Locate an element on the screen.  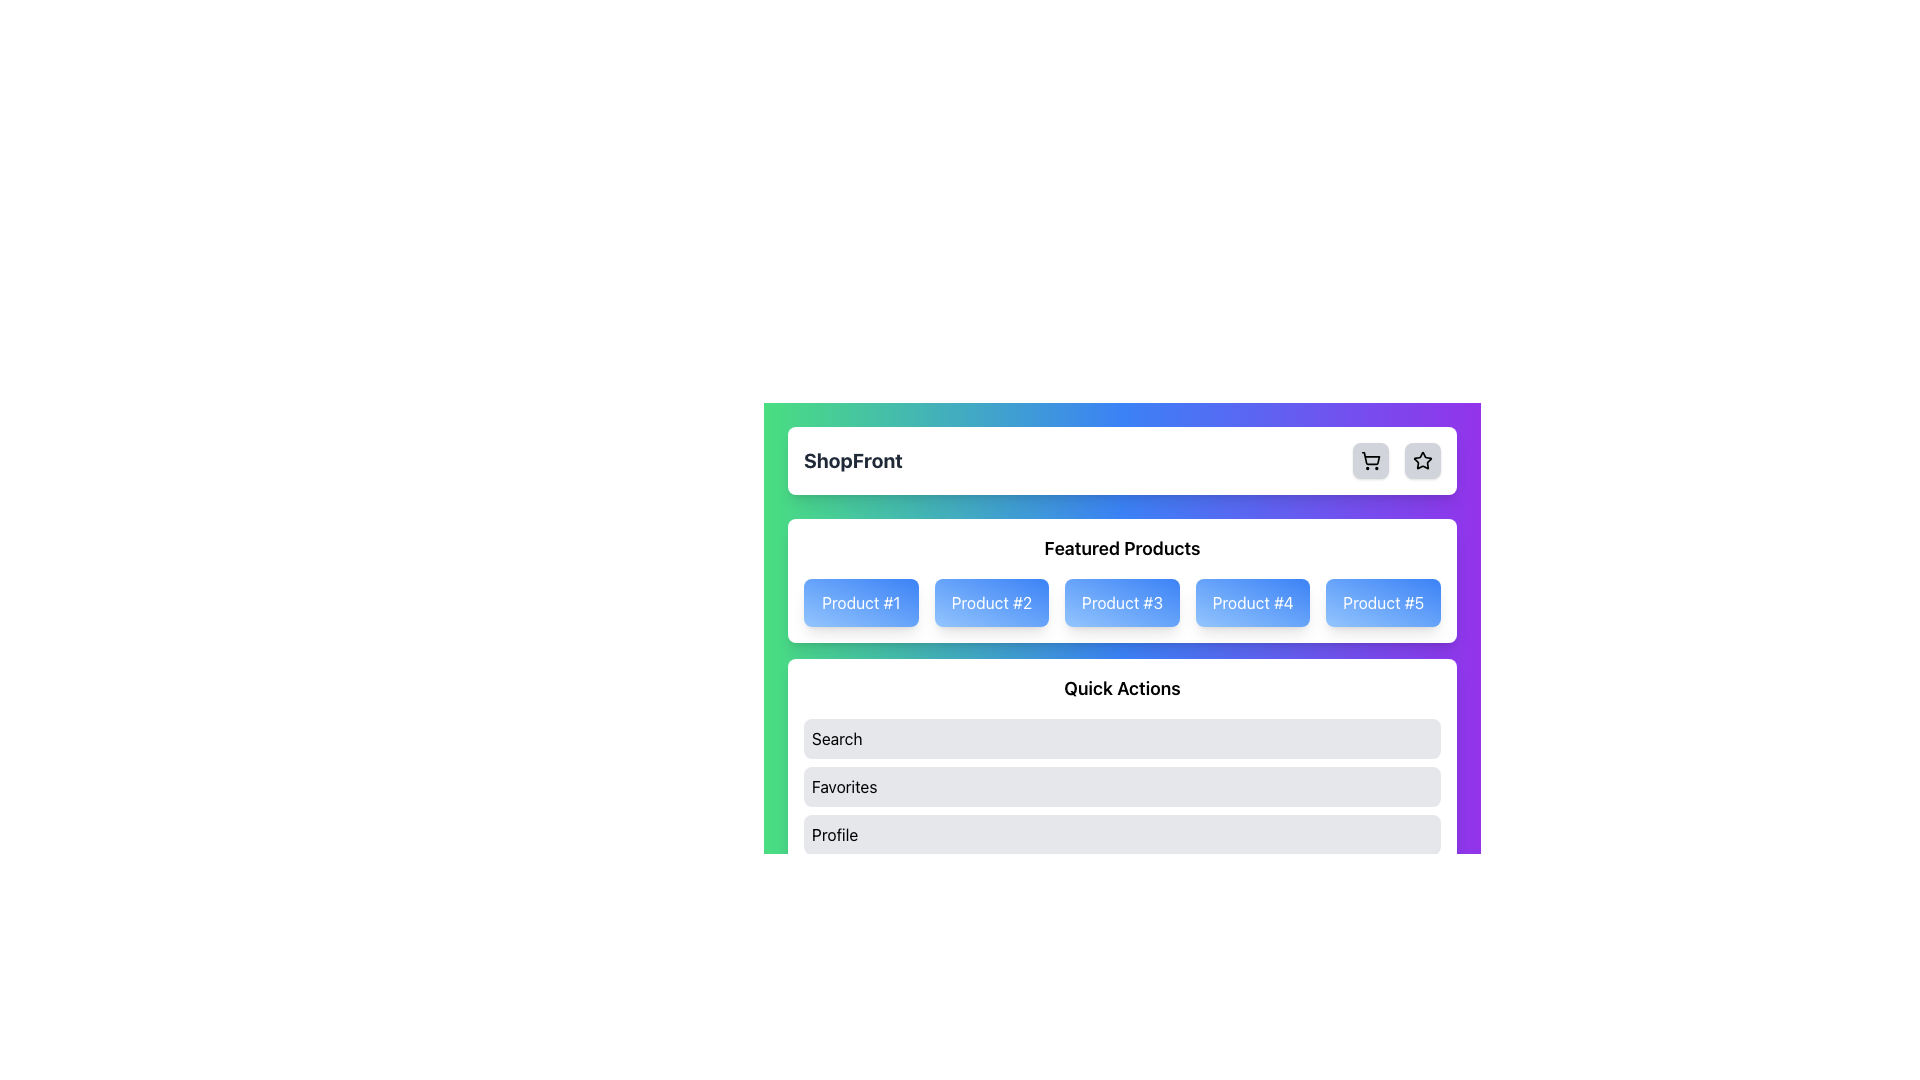
the 'Product #1' button in the 'Featured Products' section is located at coordinates (861, 601).